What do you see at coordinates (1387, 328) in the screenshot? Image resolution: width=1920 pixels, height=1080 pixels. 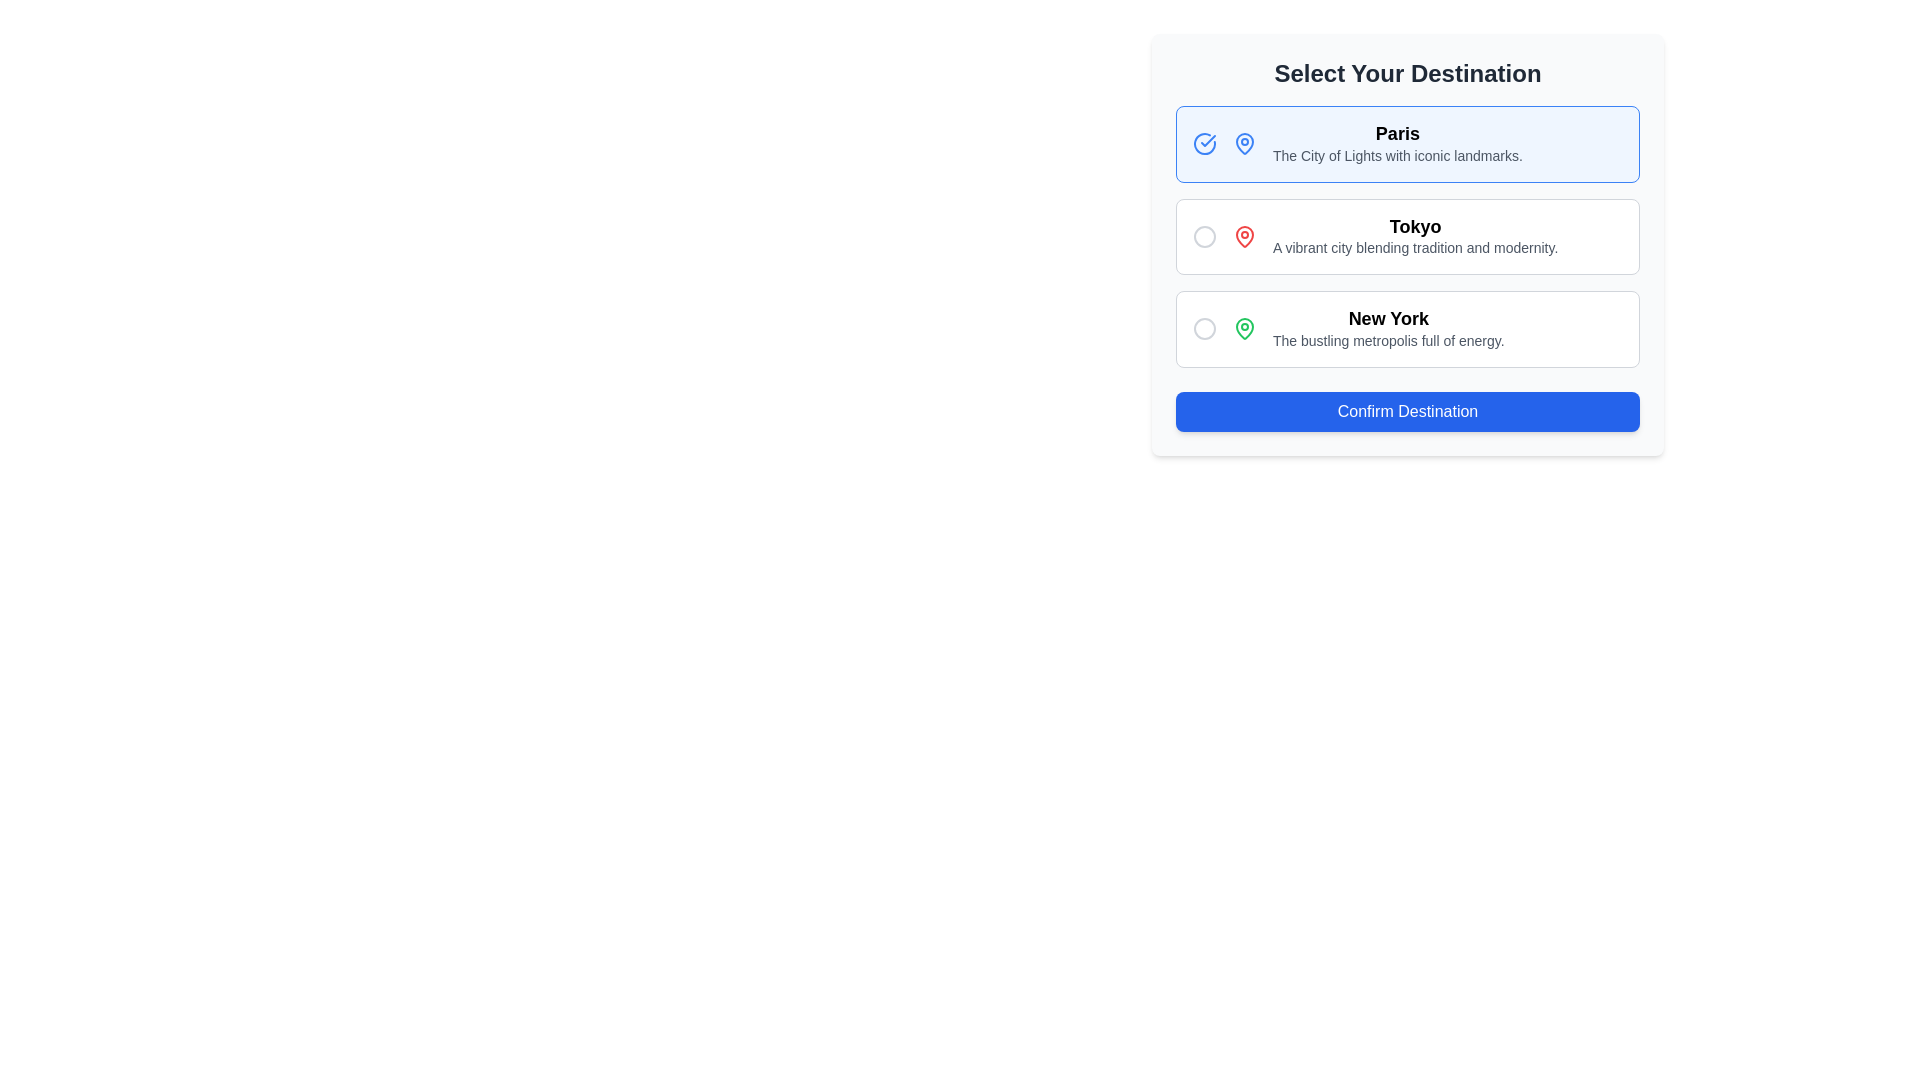 I see `descriptive name and tagline for the 'New York' destination in the text block located below the 'Paris' and 'Tokyo' options in the vertical list of destinations labeled 'Select Your Destination'` at bounding box center [1387, 328].